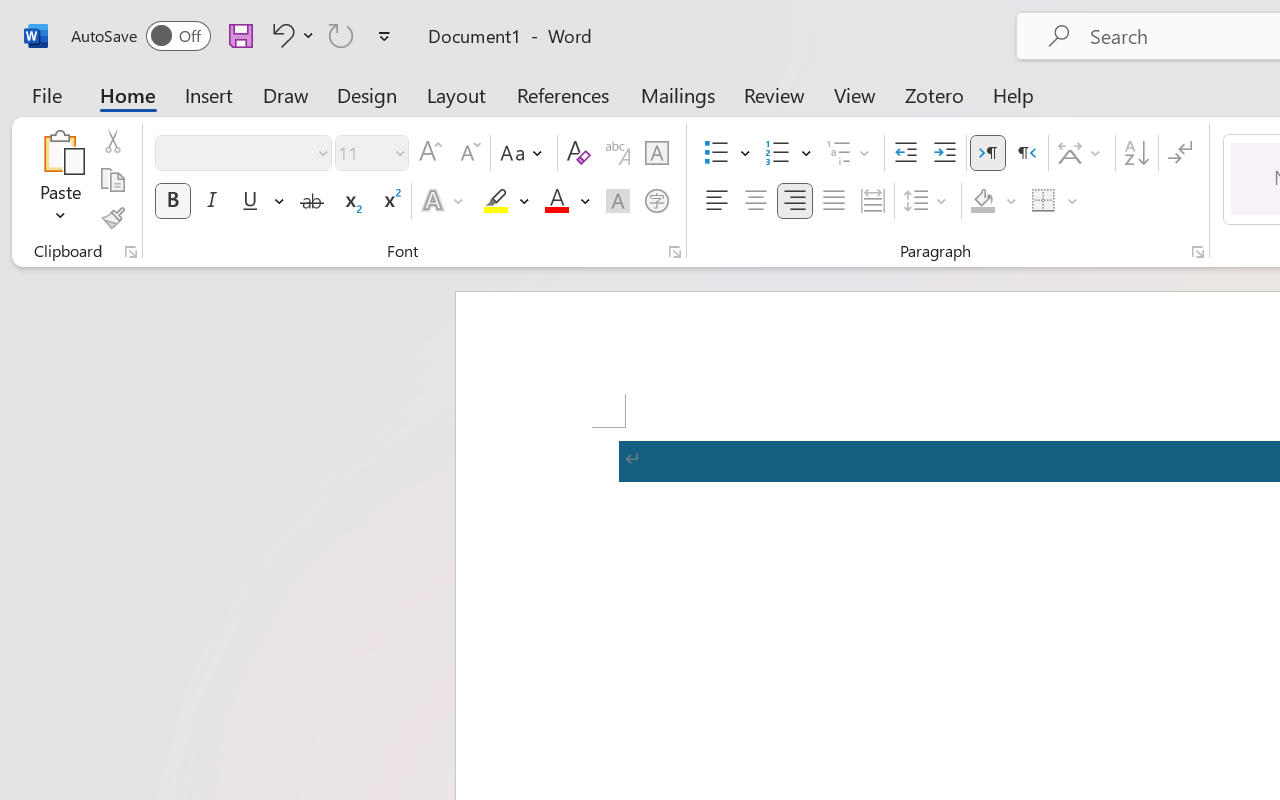 The width and height of the screenshot is (1280, 800). I want to click on 'Repeat TCSCTranslate', so click(341, 34).